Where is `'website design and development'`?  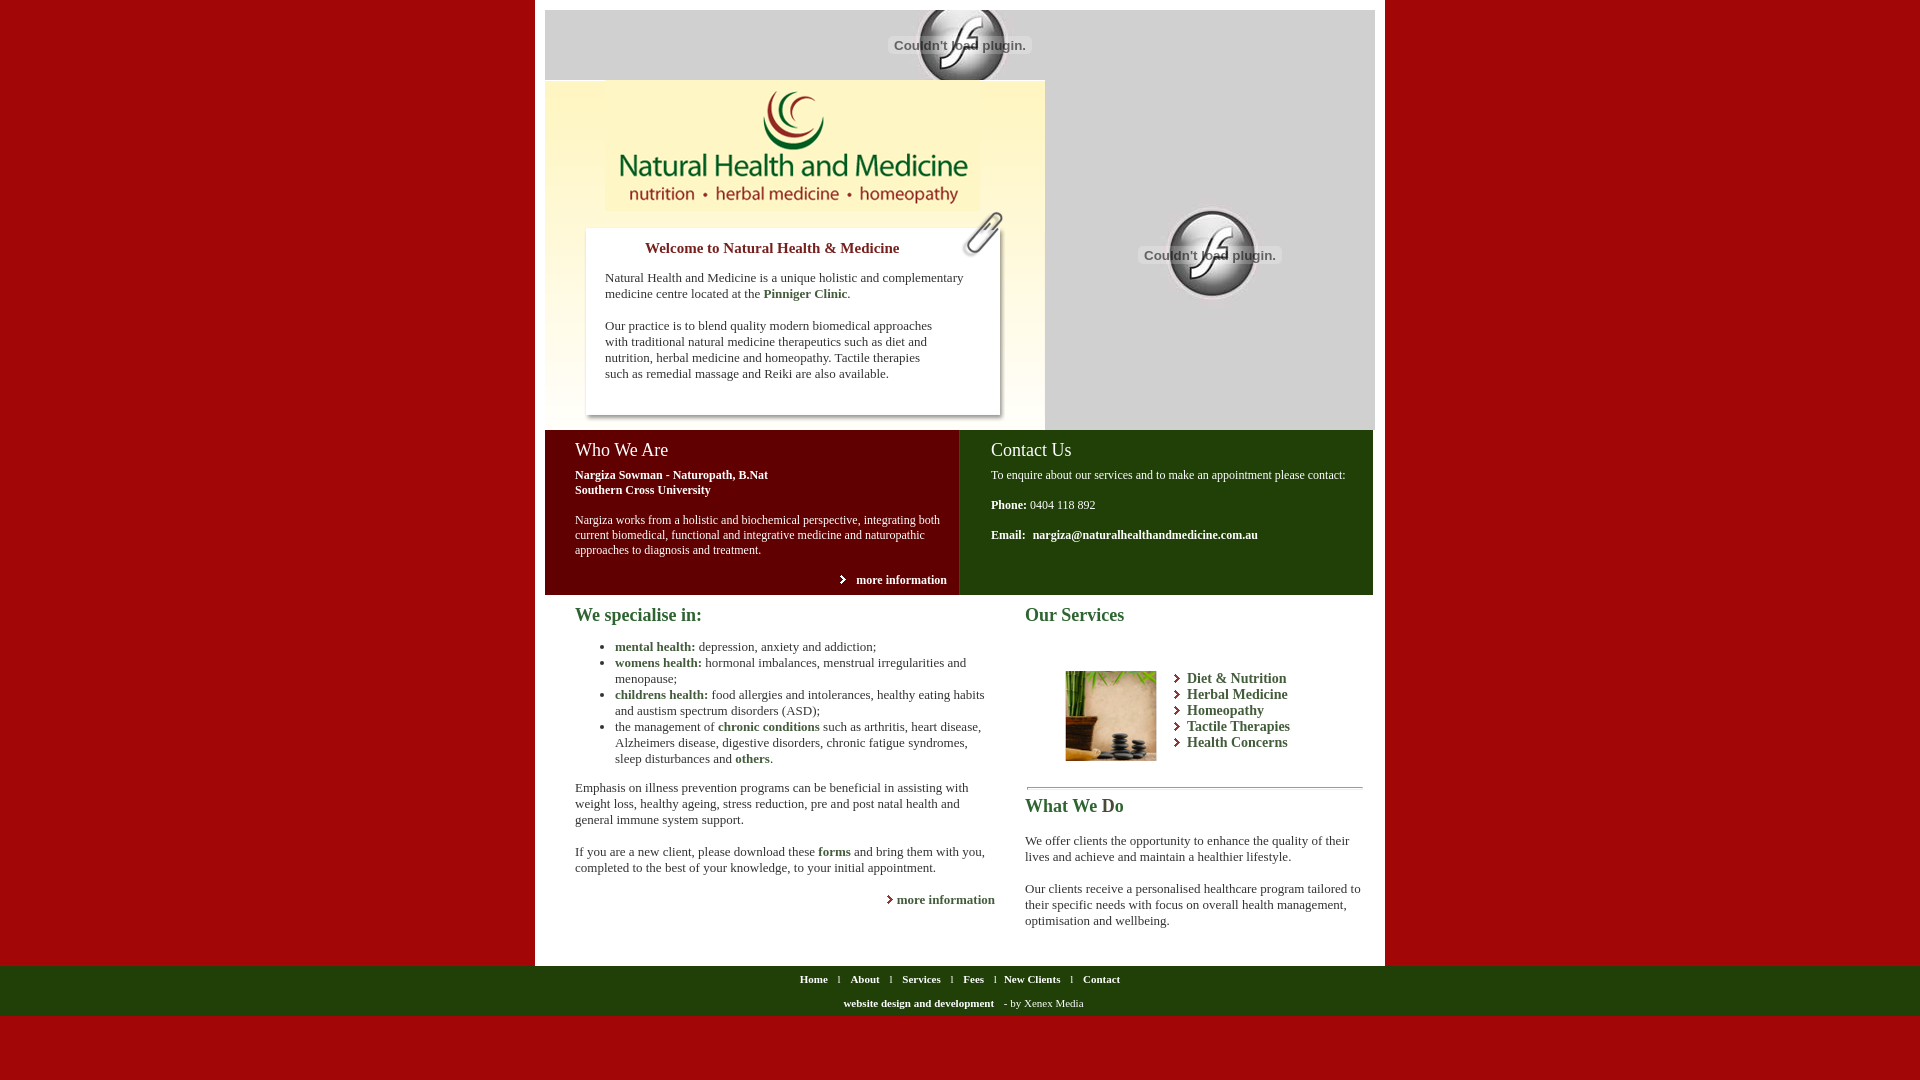 'website design and development' is located at coordinates (917, 1002).